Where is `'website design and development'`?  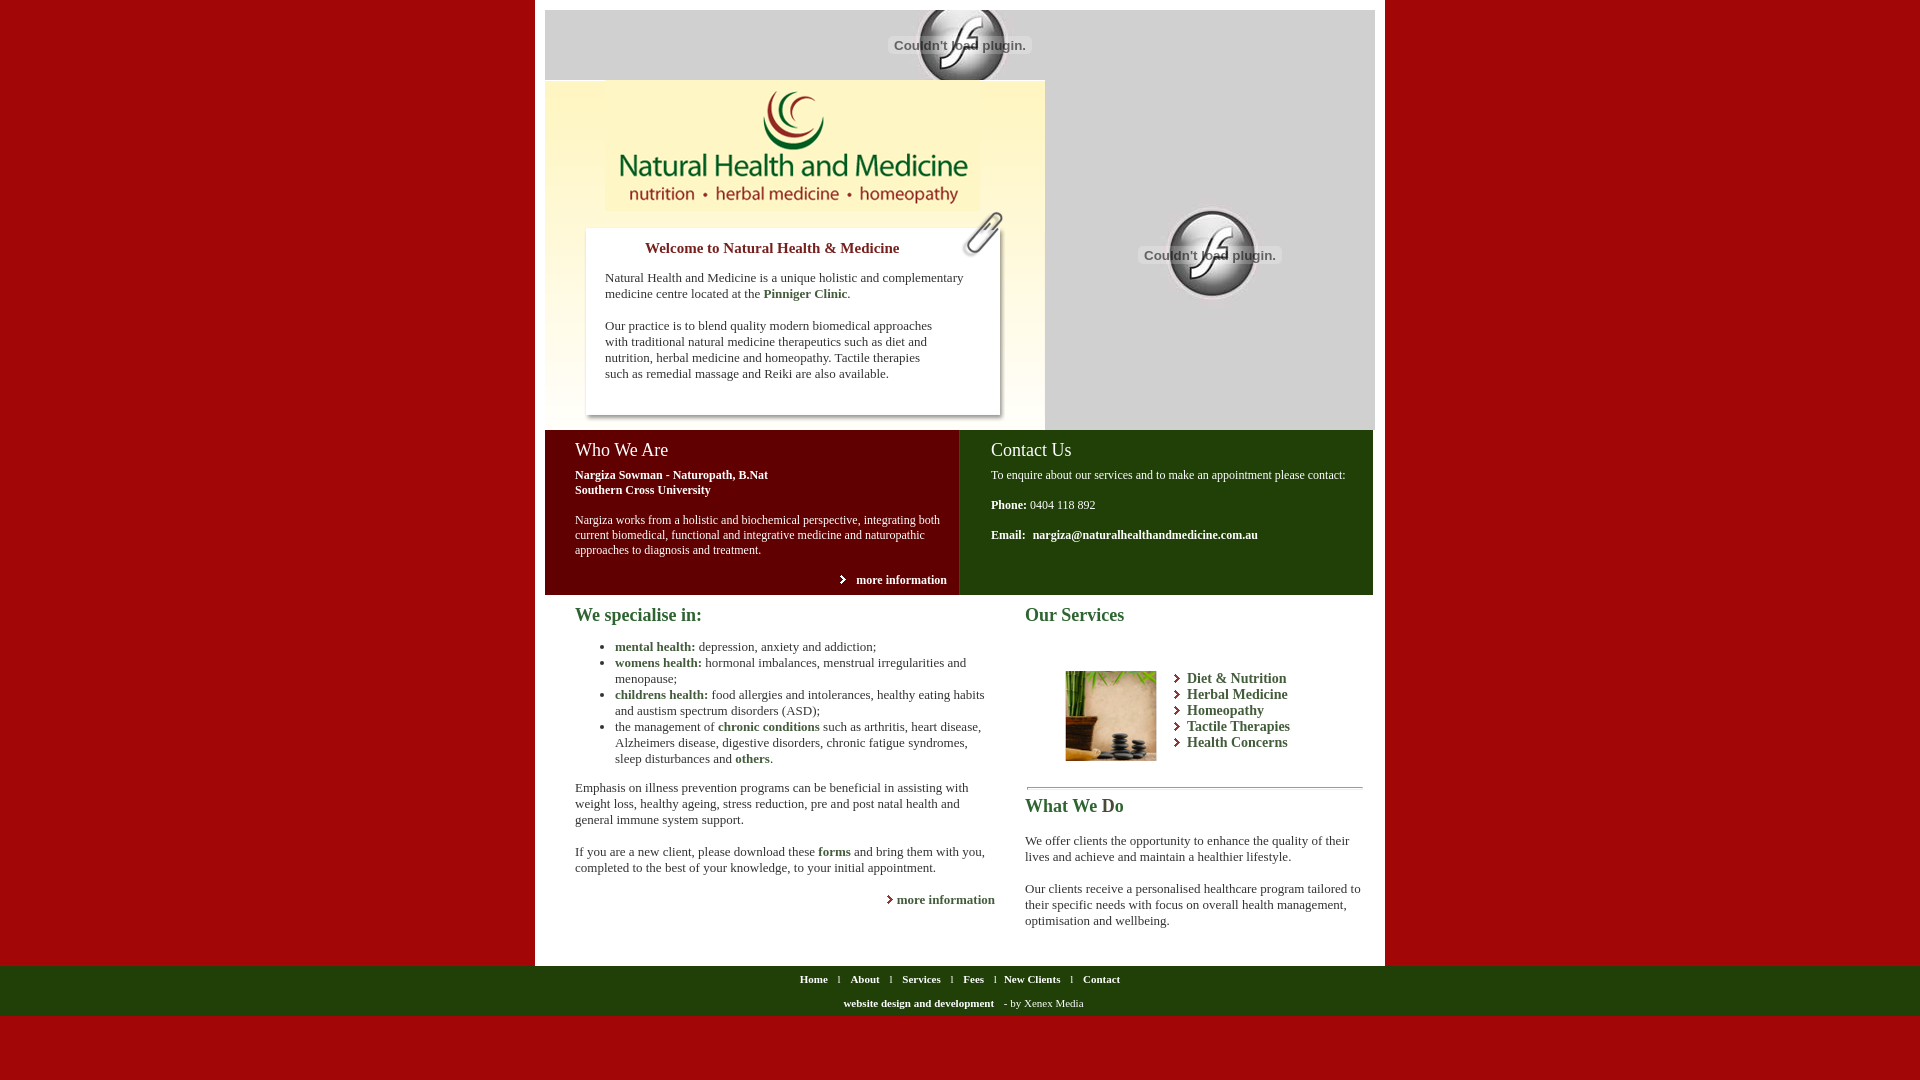 'website design and development' is located at coordinates (917, 1002).